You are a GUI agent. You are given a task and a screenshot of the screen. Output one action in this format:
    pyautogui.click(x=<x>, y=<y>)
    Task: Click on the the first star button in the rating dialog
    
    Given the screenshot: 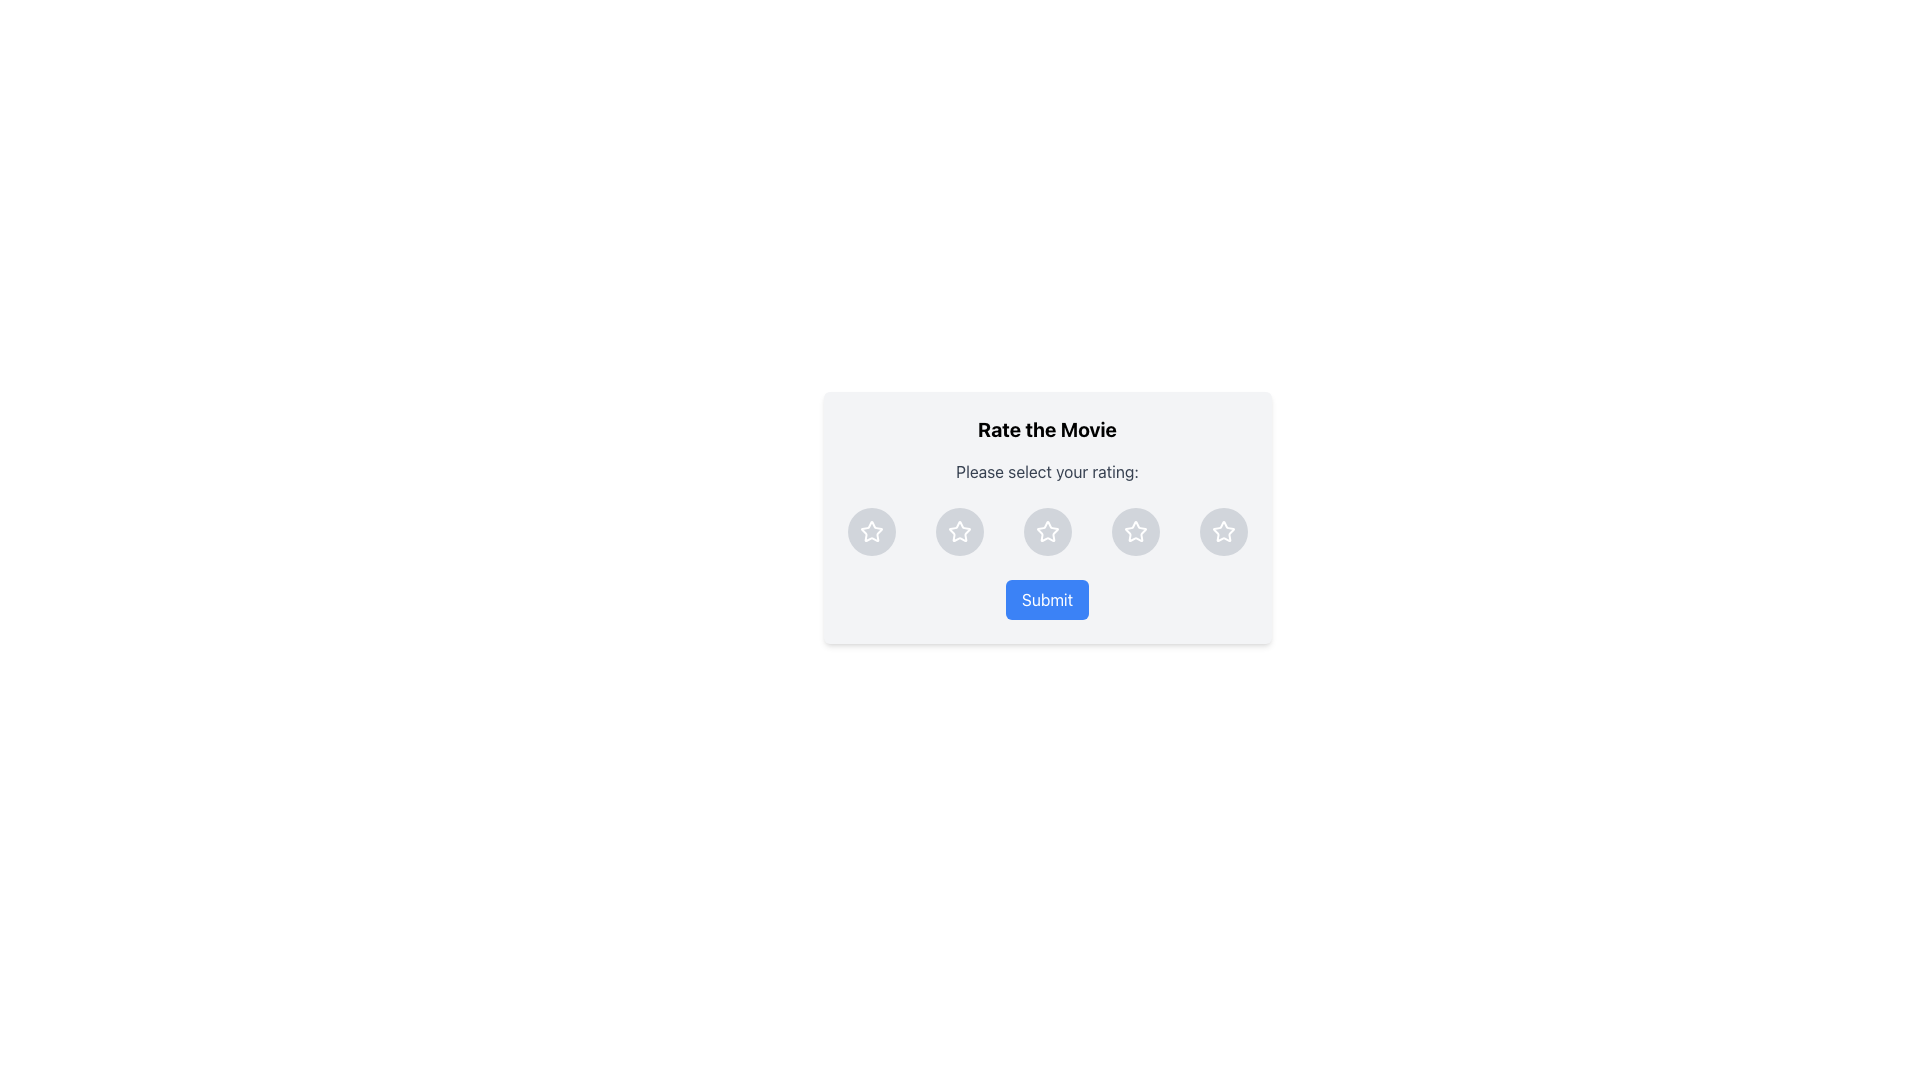 What is the action you would take?
    pyautogui.click(x=871, y=531)
    